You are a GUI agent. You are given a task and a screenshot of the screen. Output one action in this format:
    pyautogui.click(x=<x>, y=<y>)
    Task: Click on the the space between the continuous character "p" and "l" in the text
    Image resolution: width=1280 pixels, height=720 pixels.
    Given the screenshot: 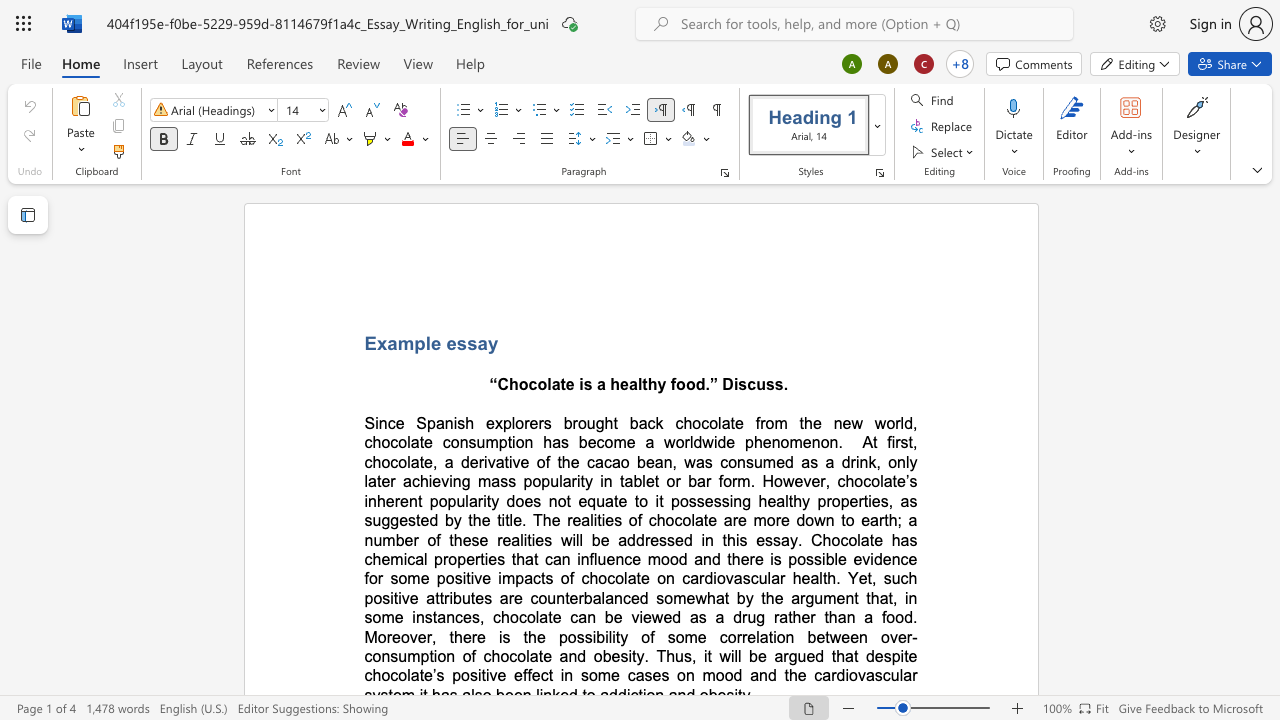 What is the action you would take?
    pyautogui.click(x=423, y=342)
    